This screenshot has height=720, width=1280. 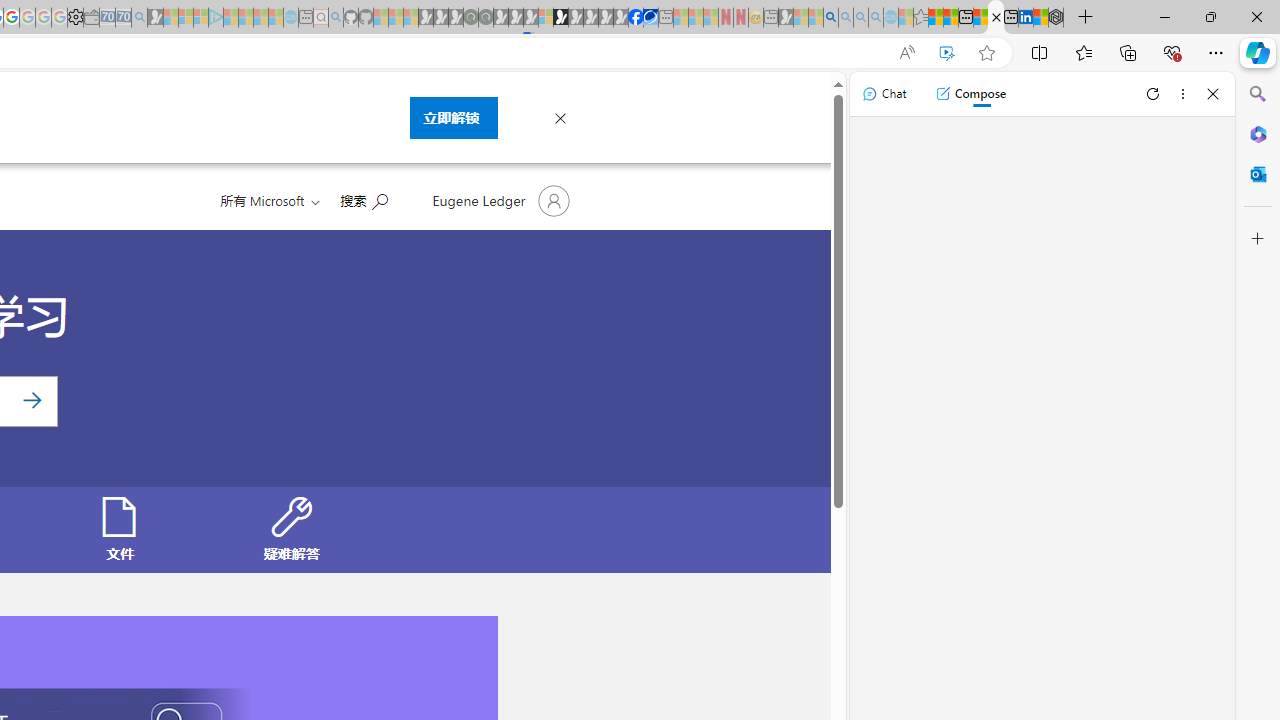 I want to click on 'Search', so click(x=1257, y=94).